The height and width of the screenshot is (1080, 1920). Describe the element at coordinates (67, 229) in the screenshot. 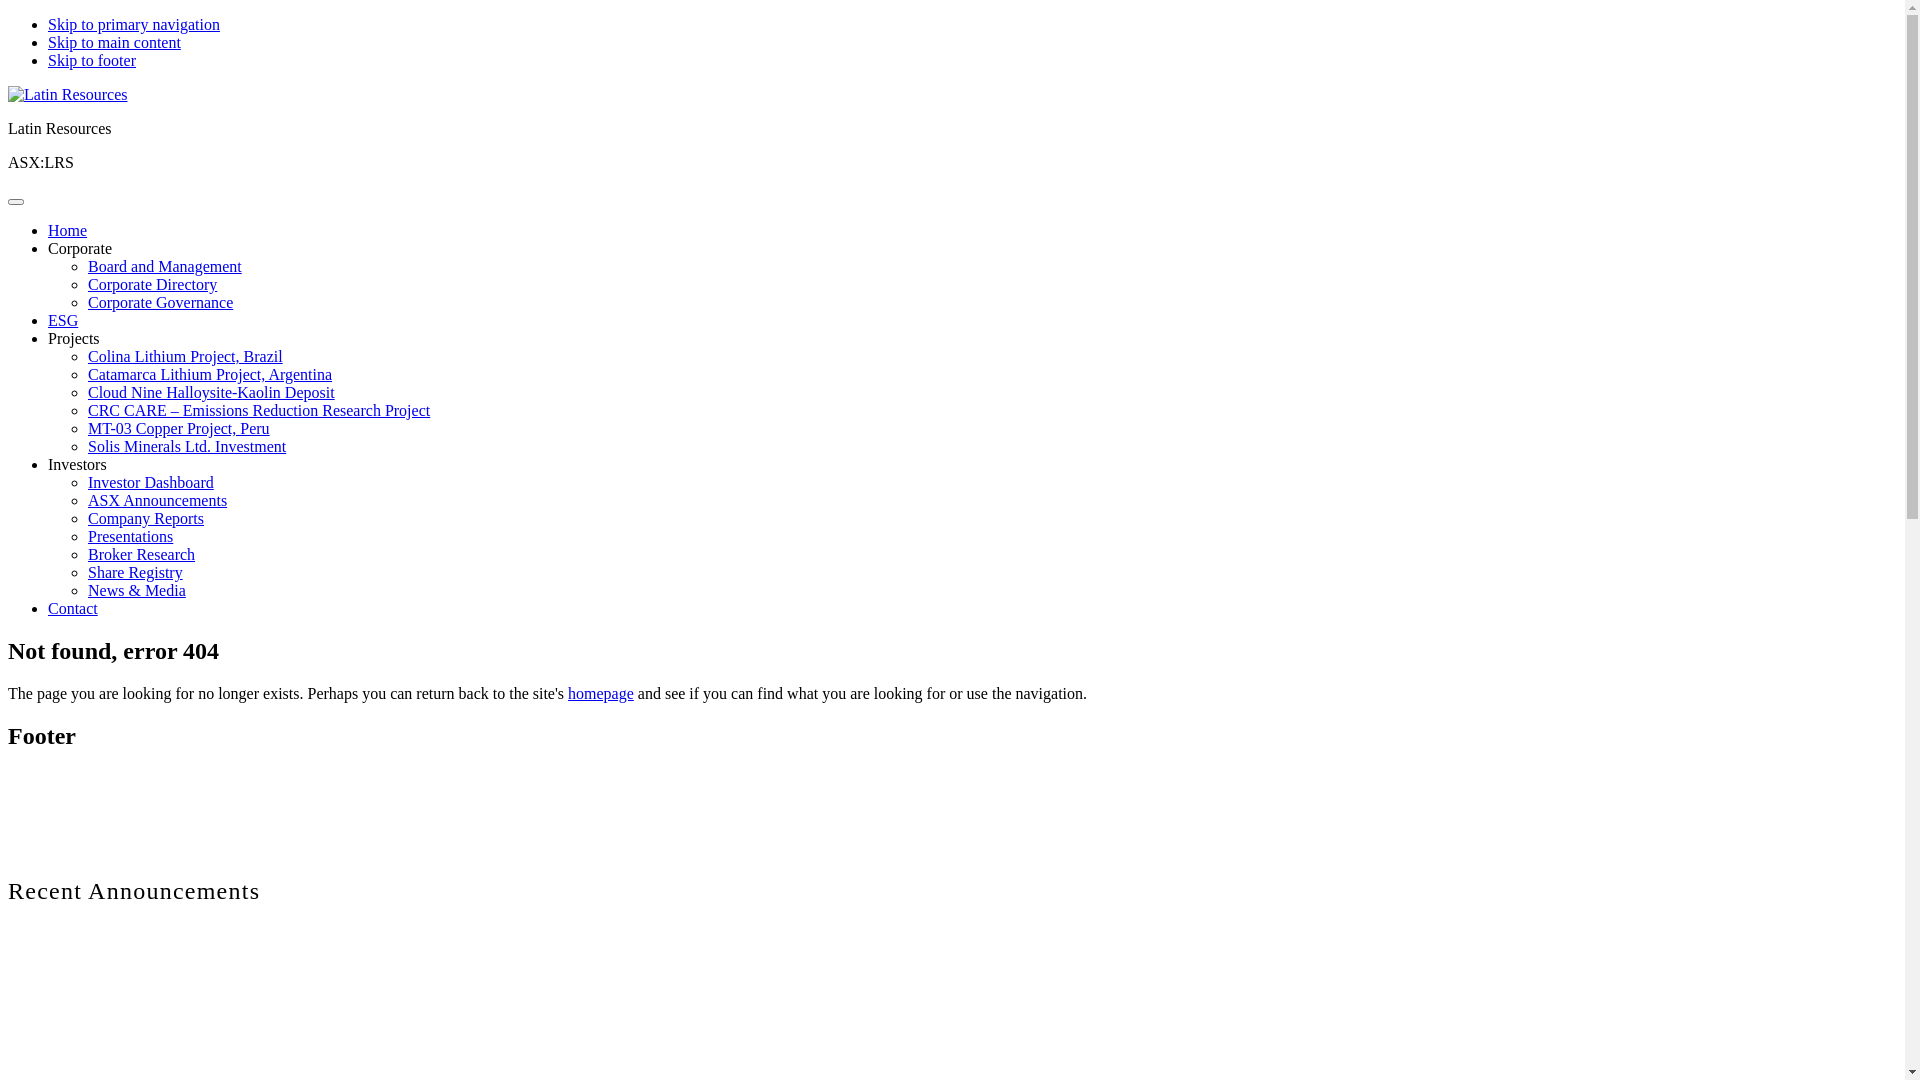

I see `'Home'` at that location.